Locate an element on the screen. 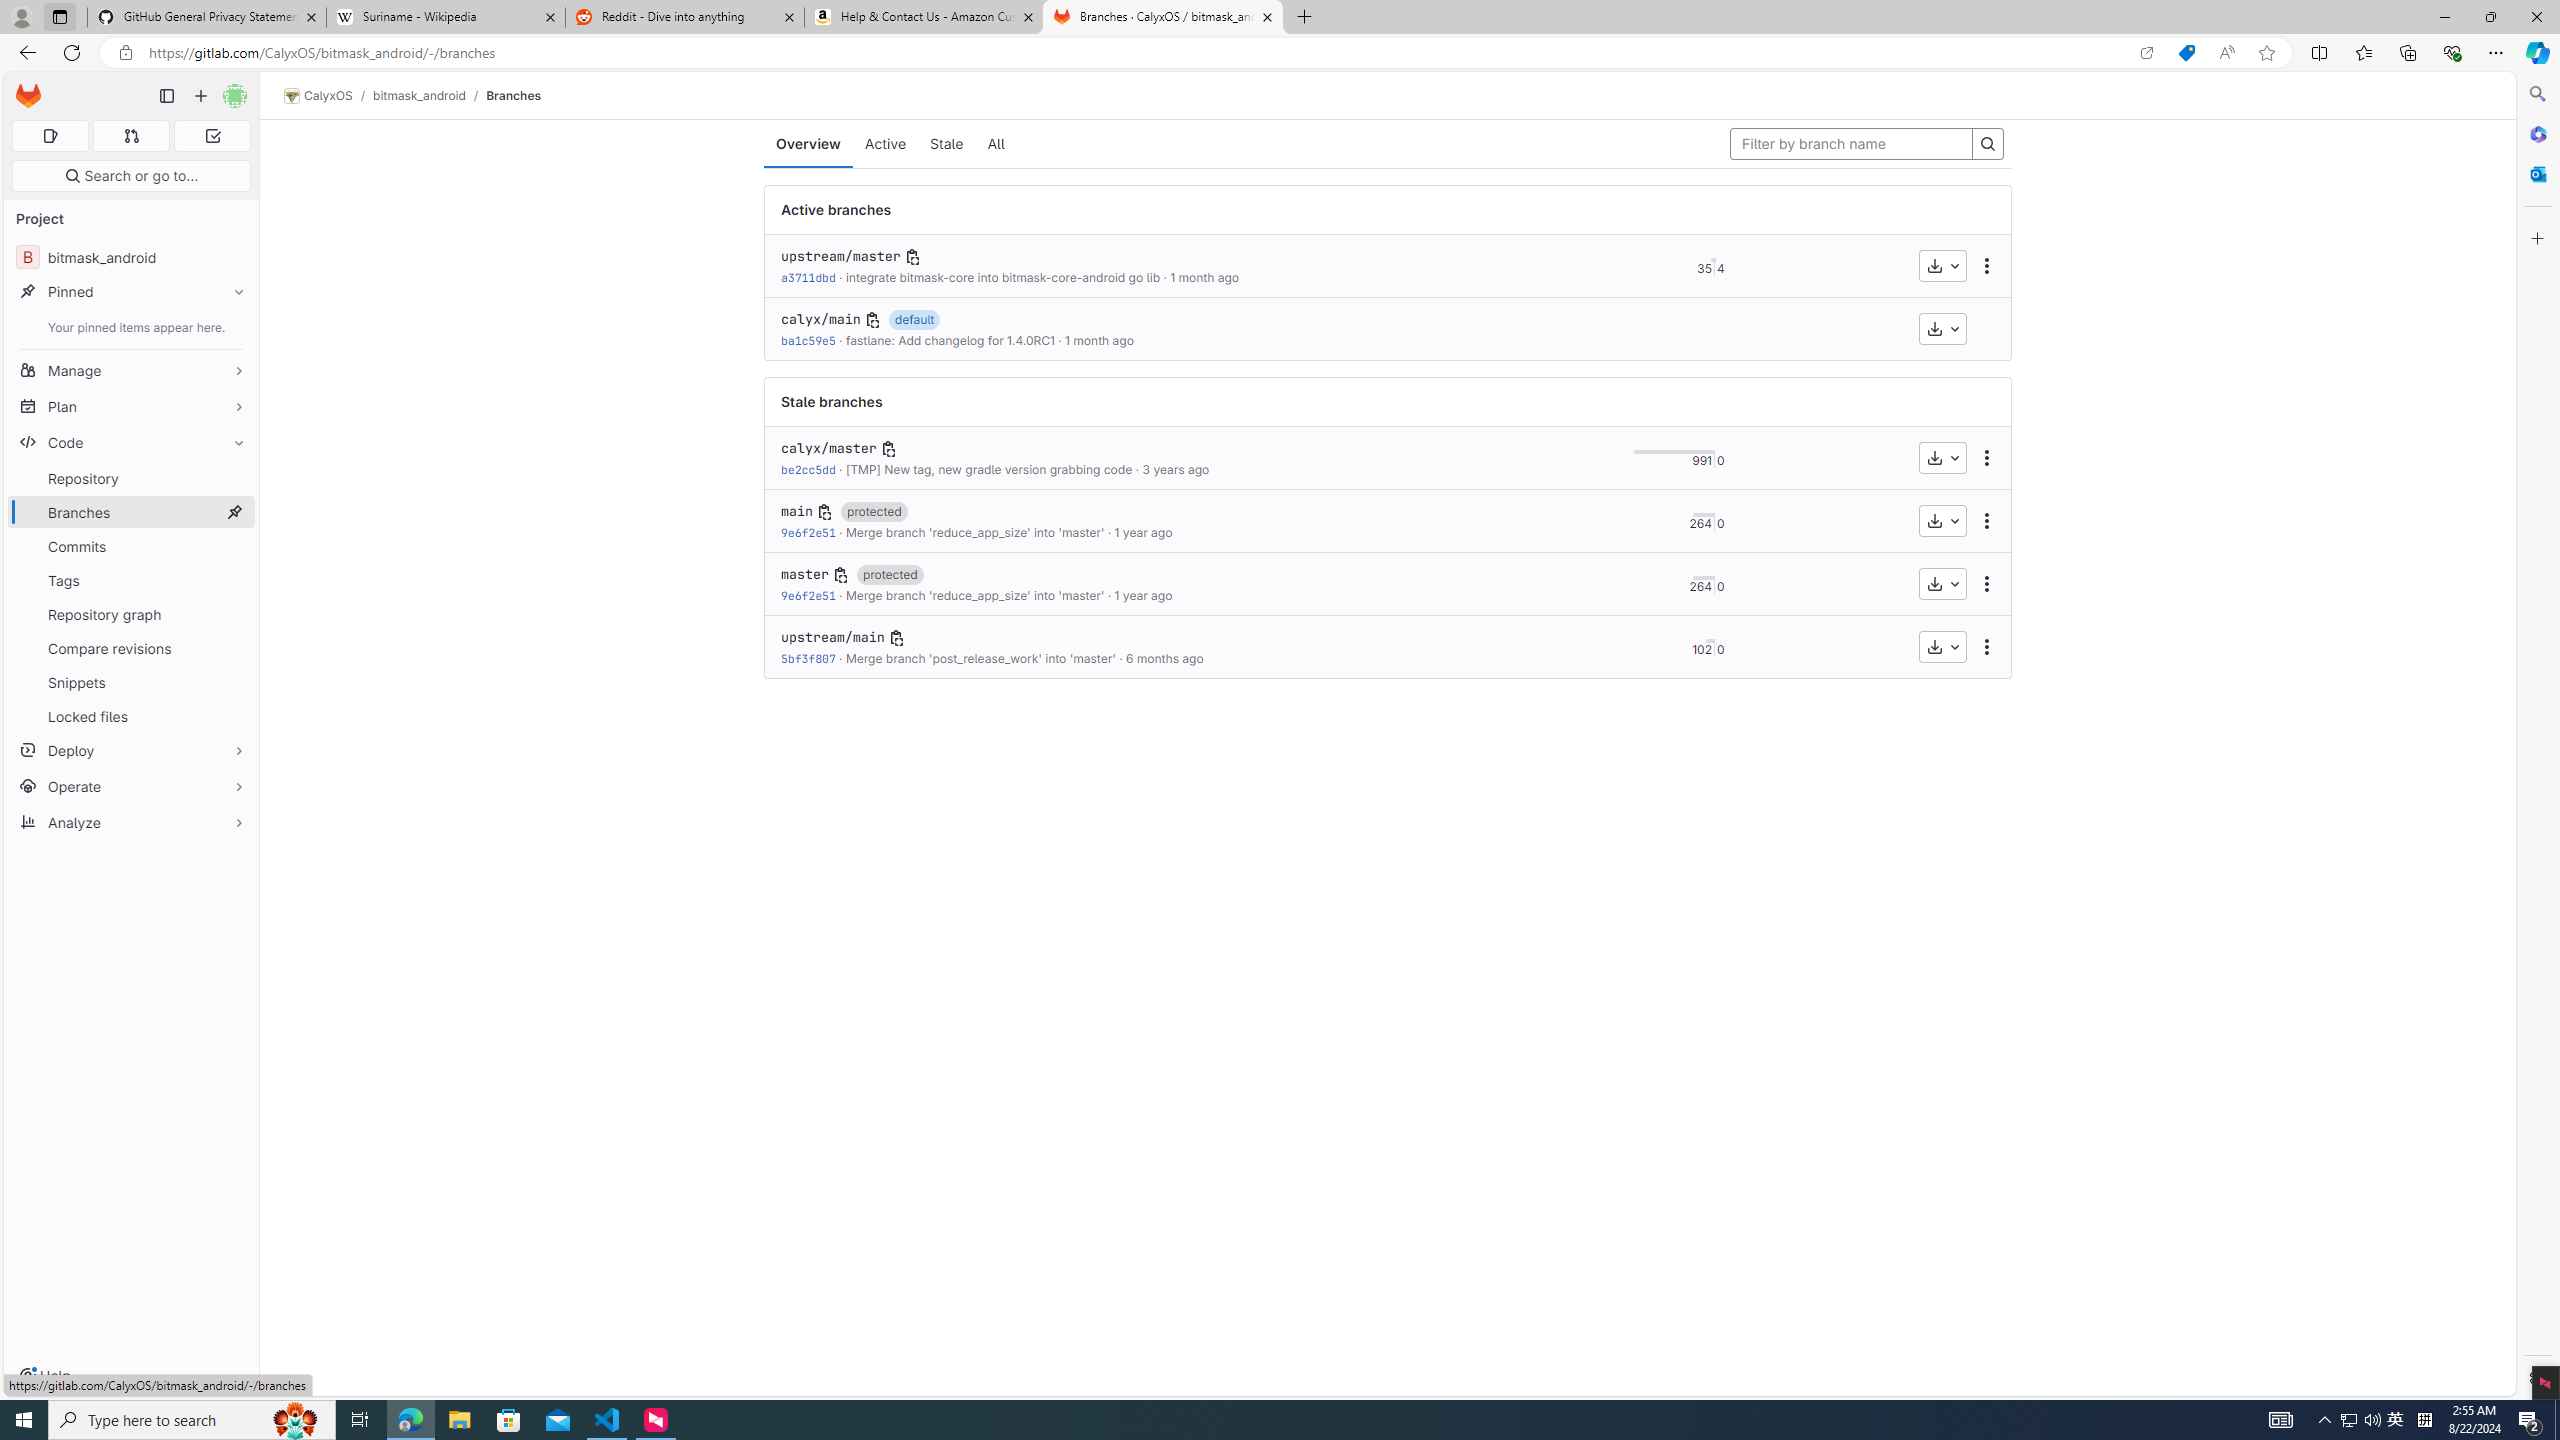  'Minimize' is located at coordinates (2443, 16).